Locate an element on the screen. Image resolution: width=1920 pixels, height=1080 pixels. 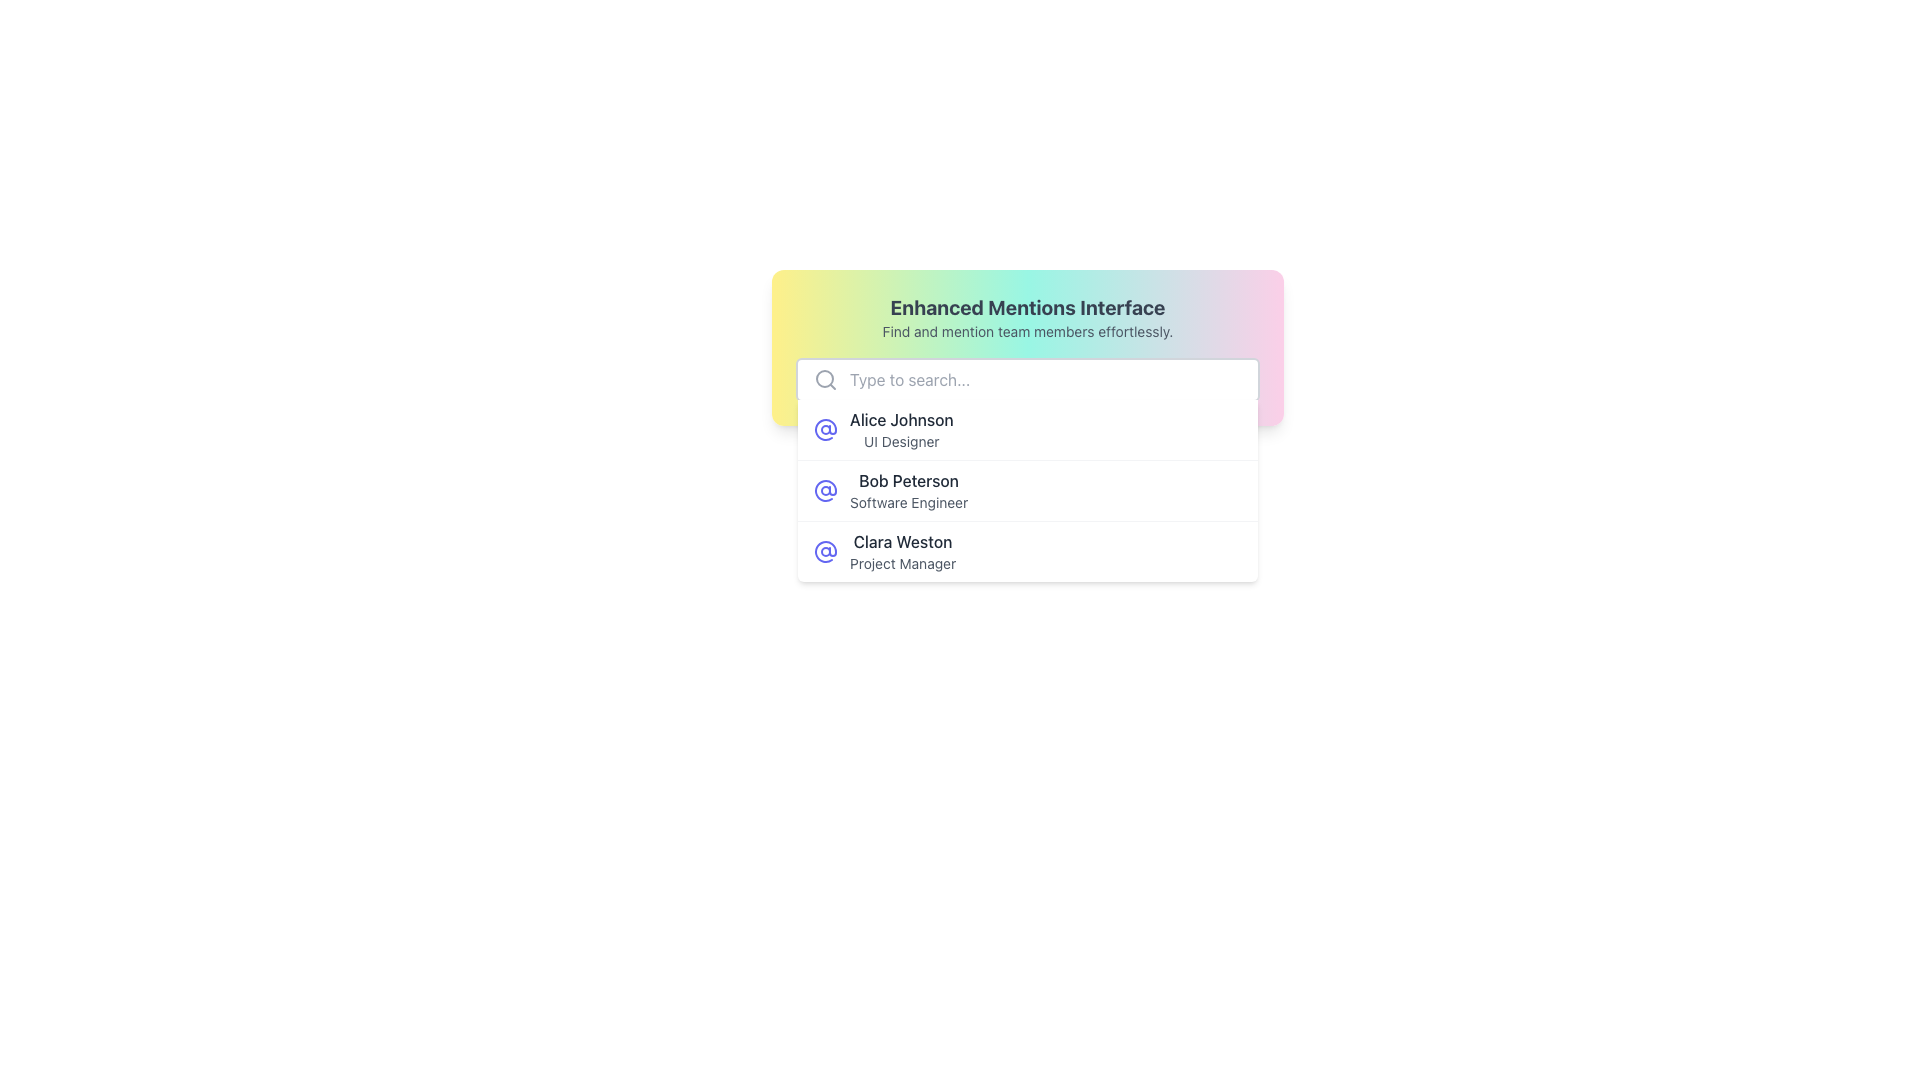
the text label displaying the name 'Bob Peterson' is located at coordinates (908, 481).